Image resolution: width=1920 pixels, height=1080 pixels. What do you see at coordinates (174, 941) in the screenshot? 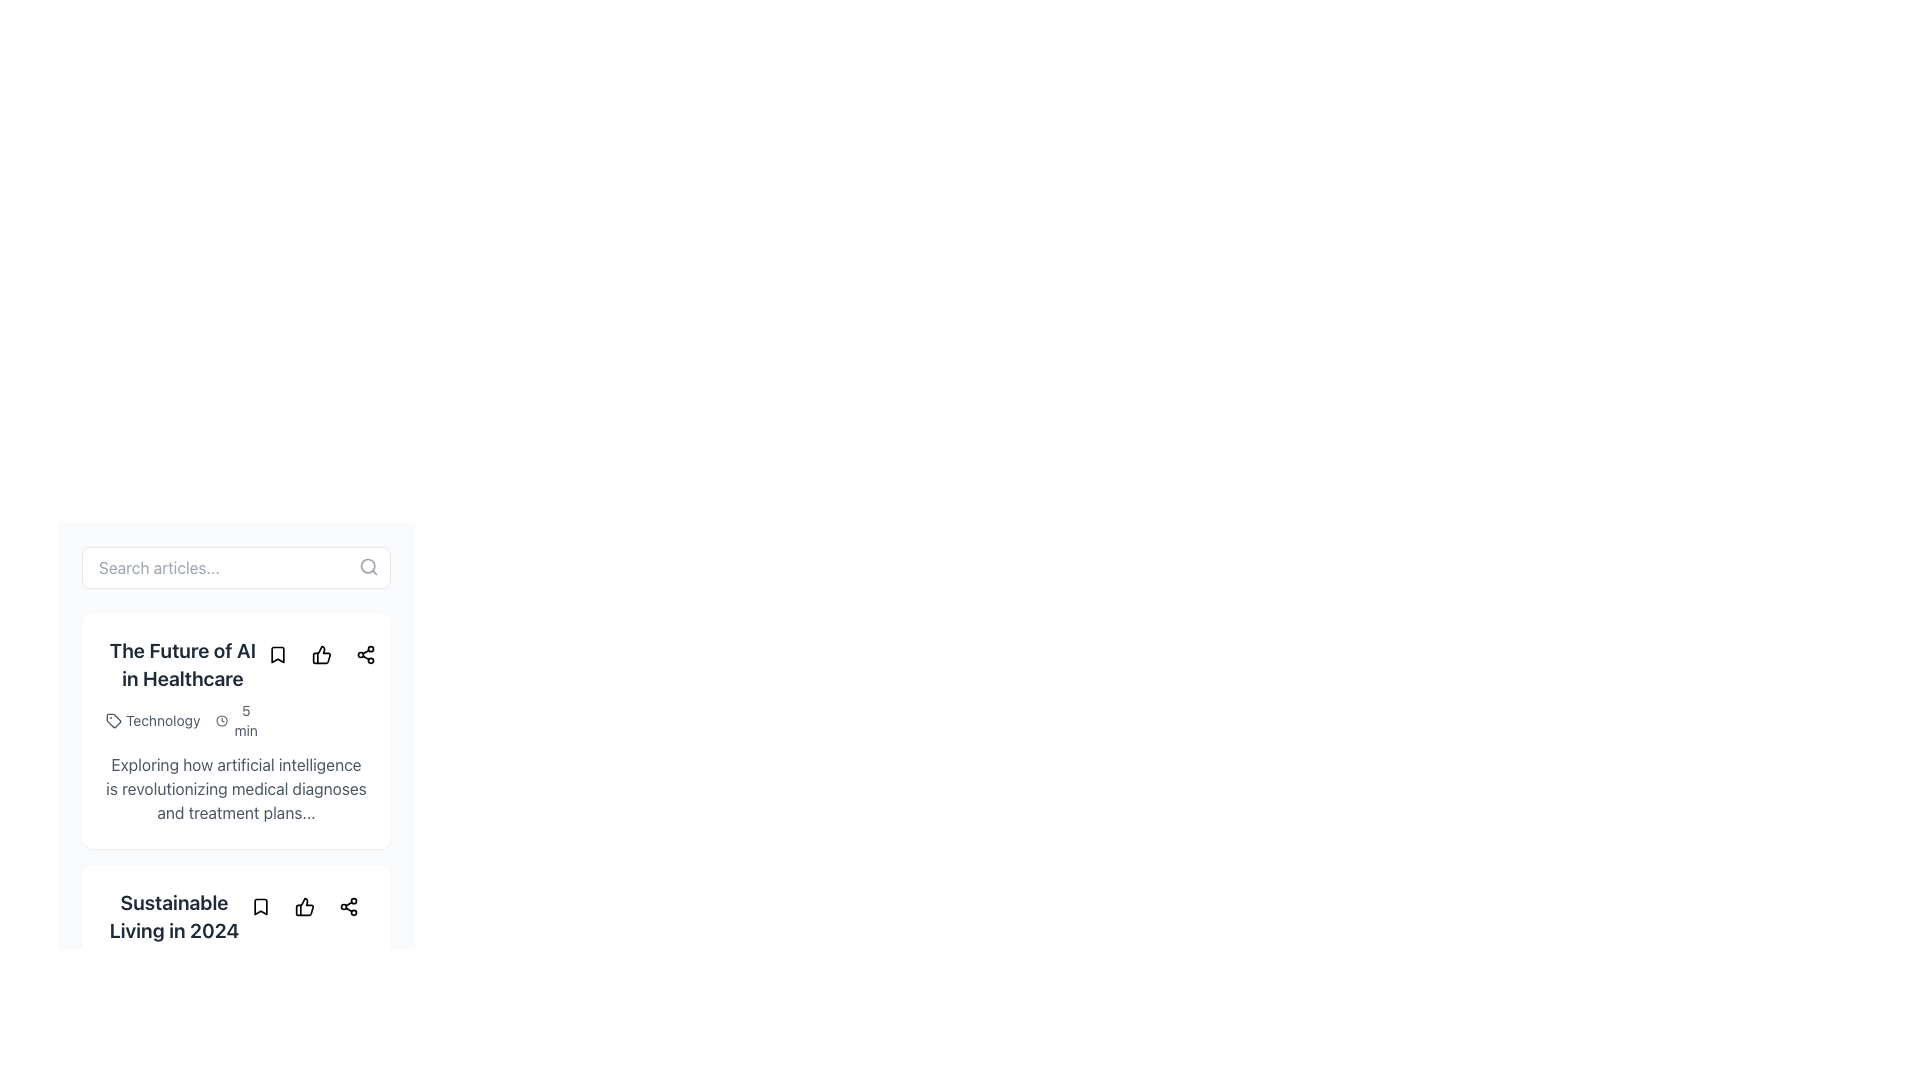
I see `the title text element located within the second article card, which is centrally aligned below the card titled 'The Future of AI in Healthcare'` at bounding box center [174, 941].